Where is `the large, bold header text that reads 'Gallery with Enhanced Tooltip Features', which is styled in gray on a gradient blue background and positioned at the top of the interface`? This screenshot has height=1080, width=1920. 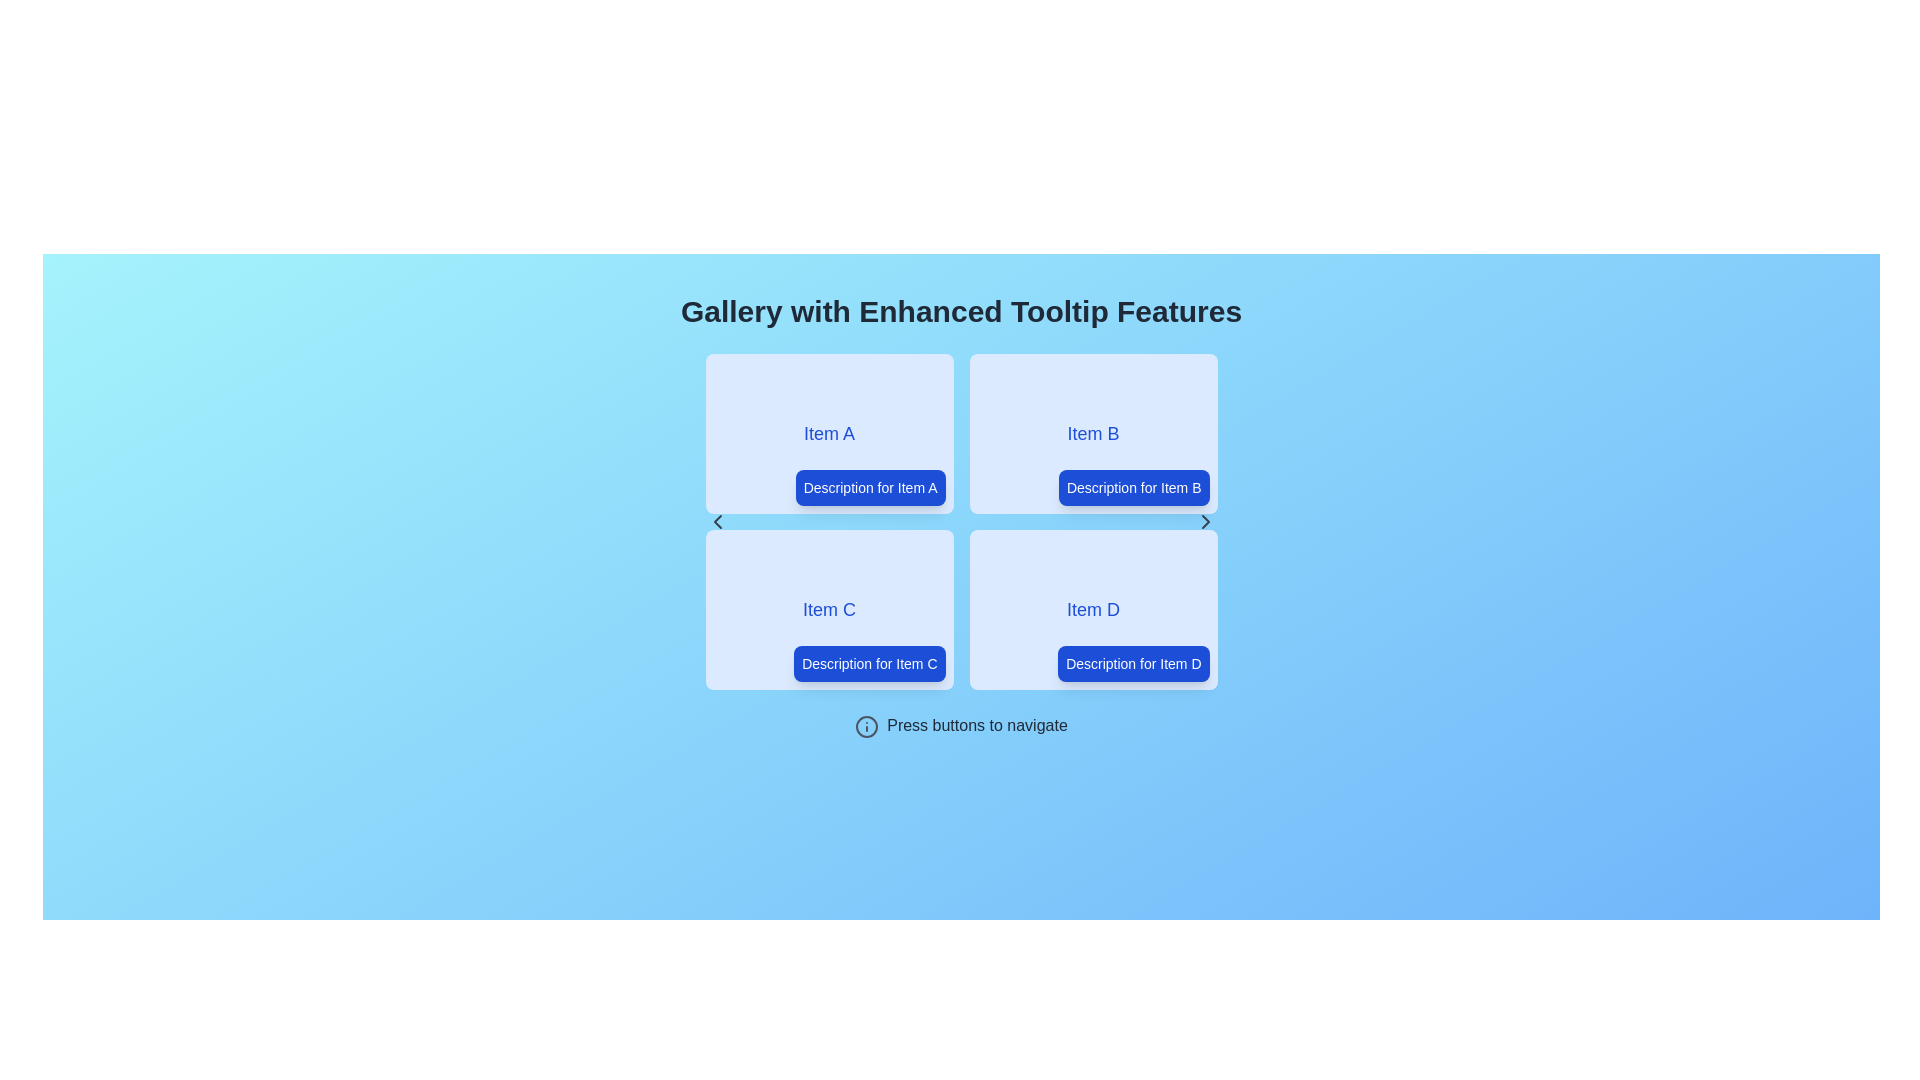
the large, bold header text that reads 'Gallery with Enhanced Tooltip Features', which is styled in gray on a gradient blue background and positioned at the top of the interface is located at coordinates (961, 312).